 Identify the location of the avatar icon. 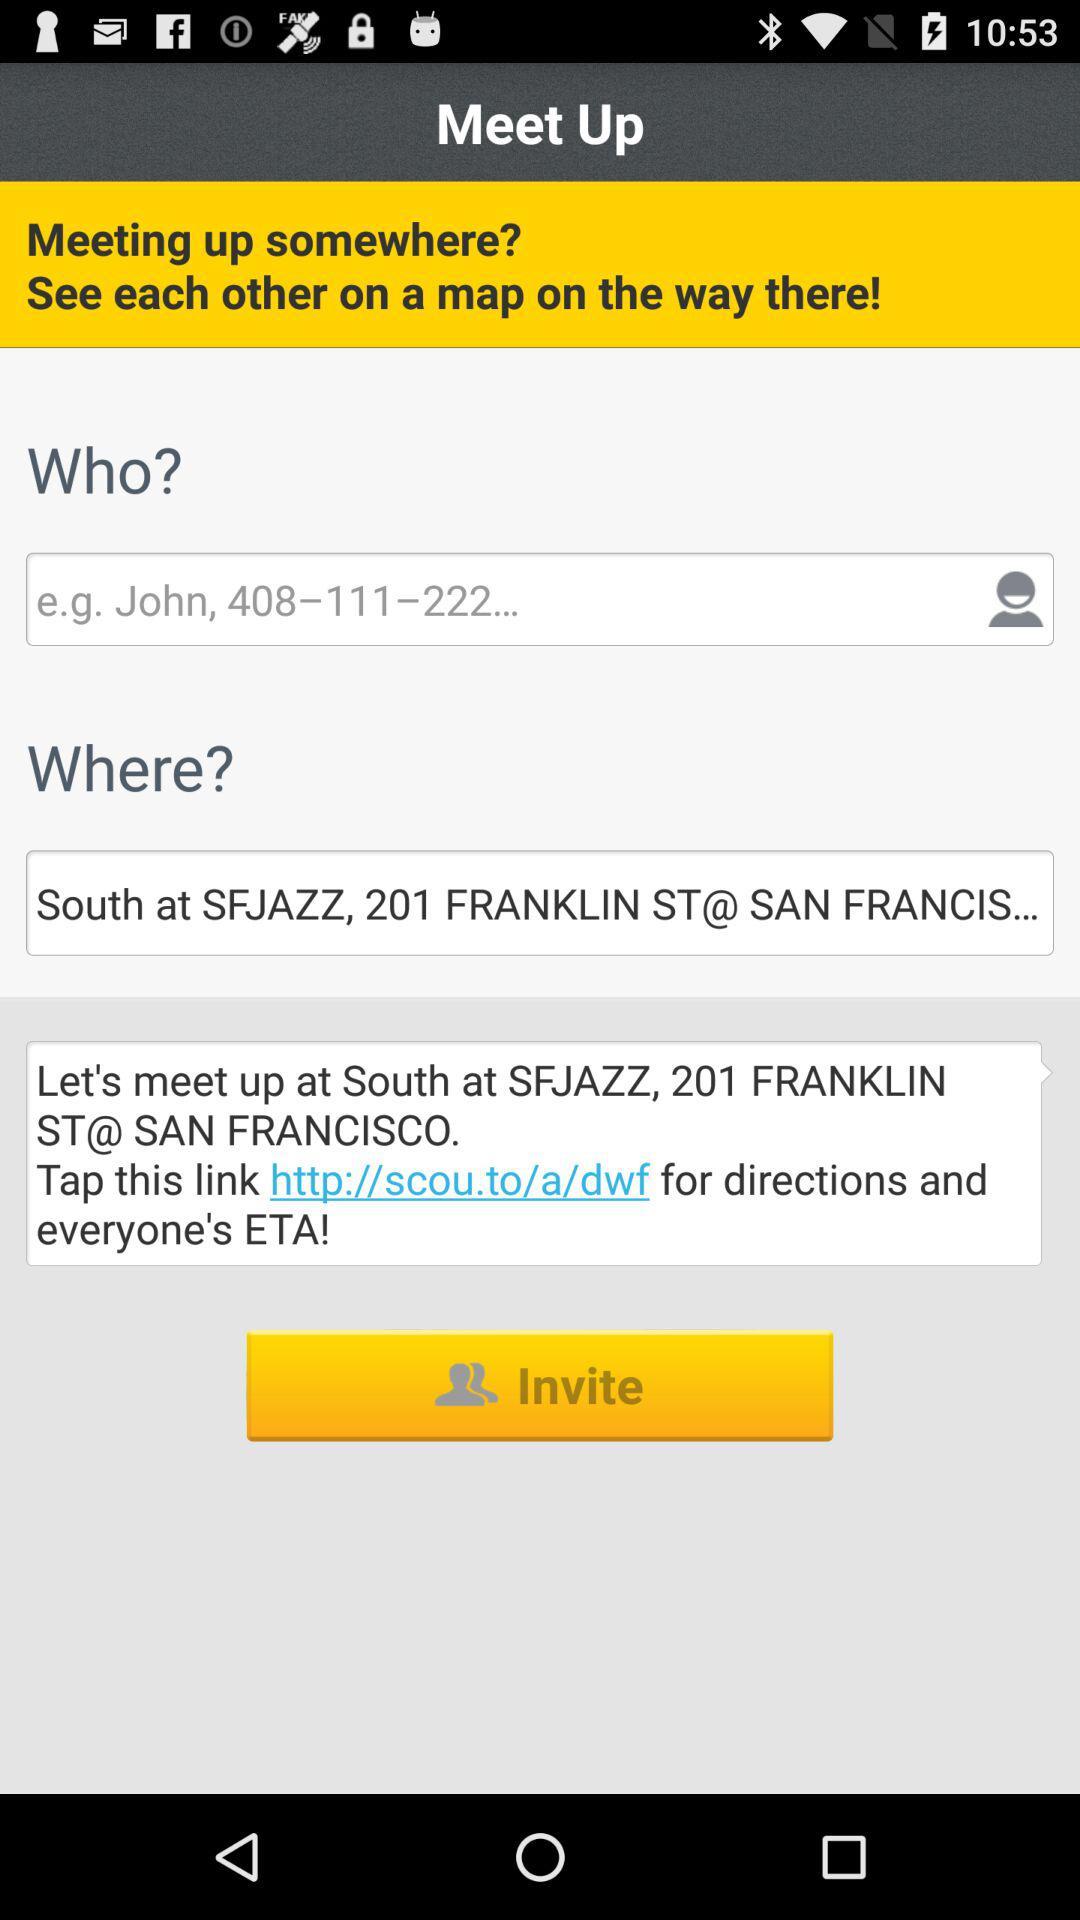
(1016, 641).